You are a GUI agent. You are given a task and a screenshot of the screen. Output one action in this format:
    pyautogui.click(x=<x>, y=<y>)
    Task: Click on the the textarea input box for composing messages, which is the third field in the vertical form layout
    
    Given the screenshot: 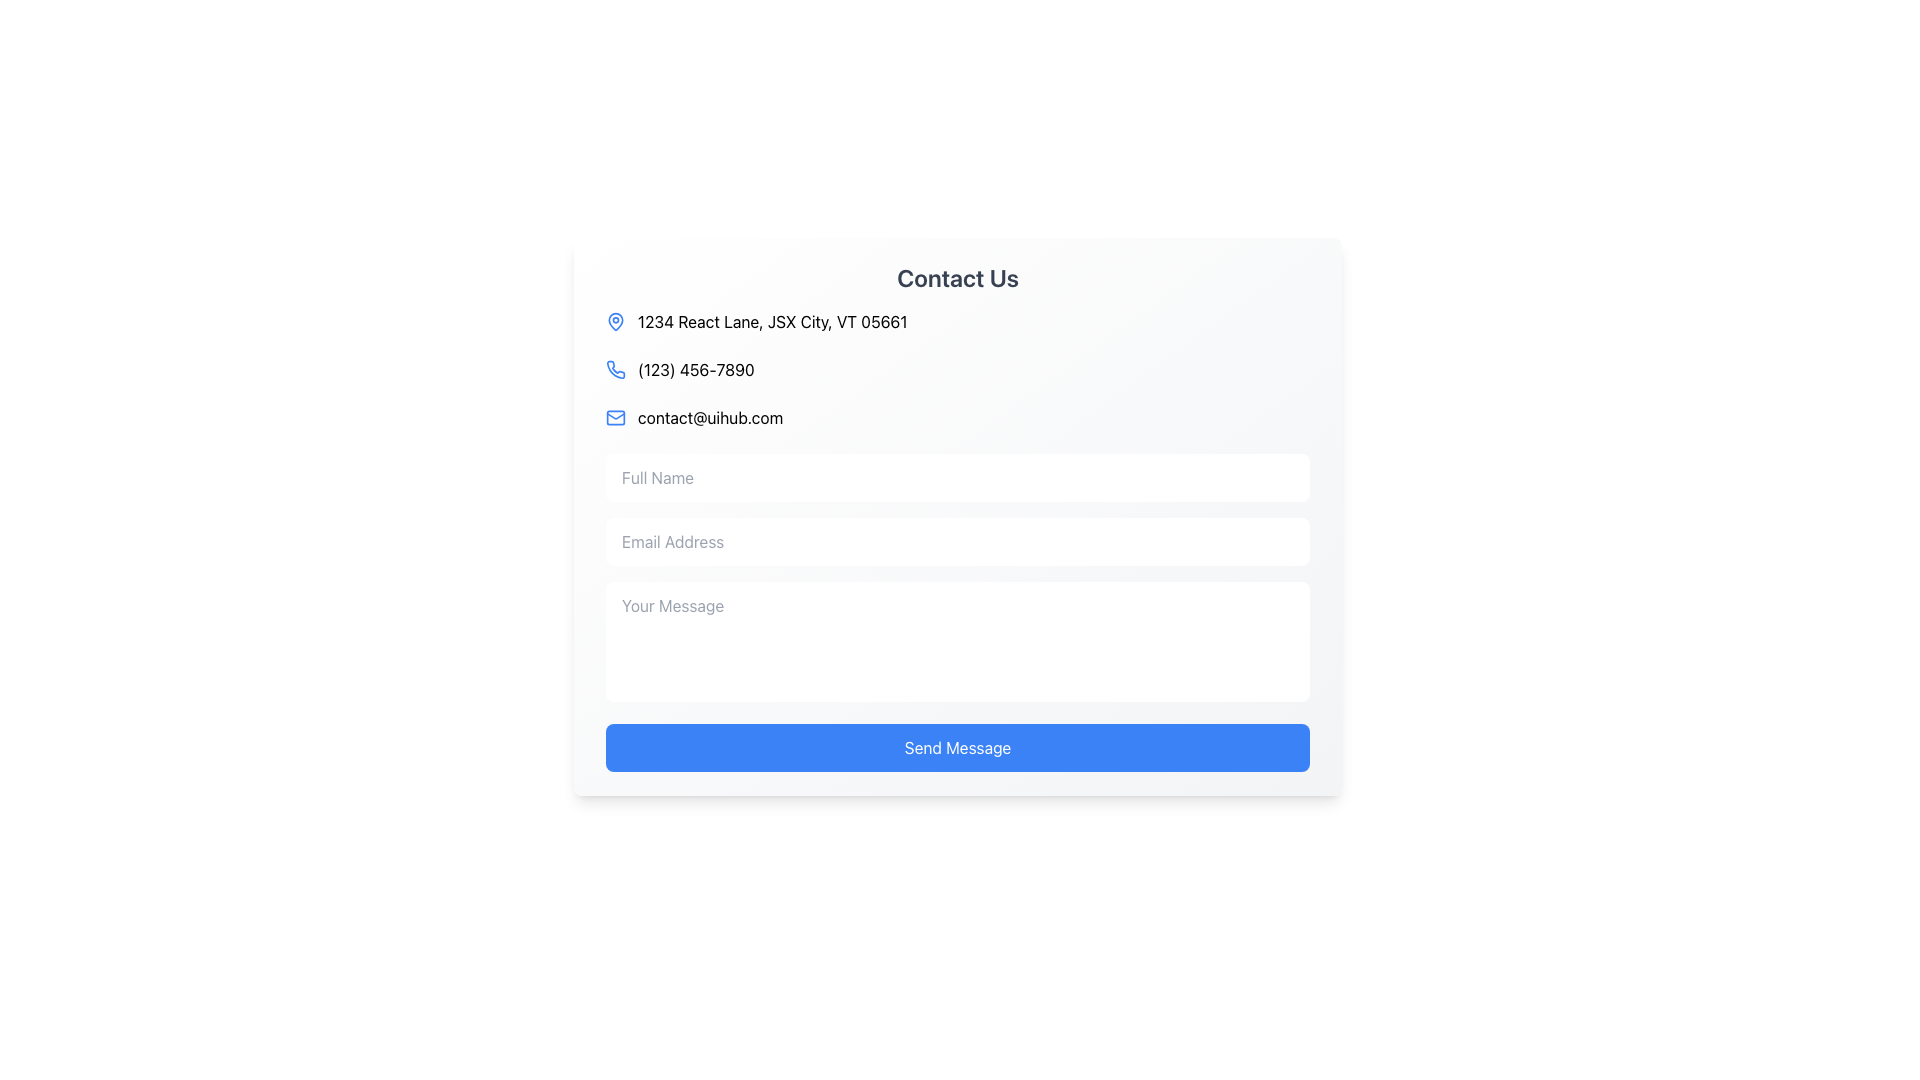 What is the action you would take?
    pyautogui.click(x=957, y=644)
    